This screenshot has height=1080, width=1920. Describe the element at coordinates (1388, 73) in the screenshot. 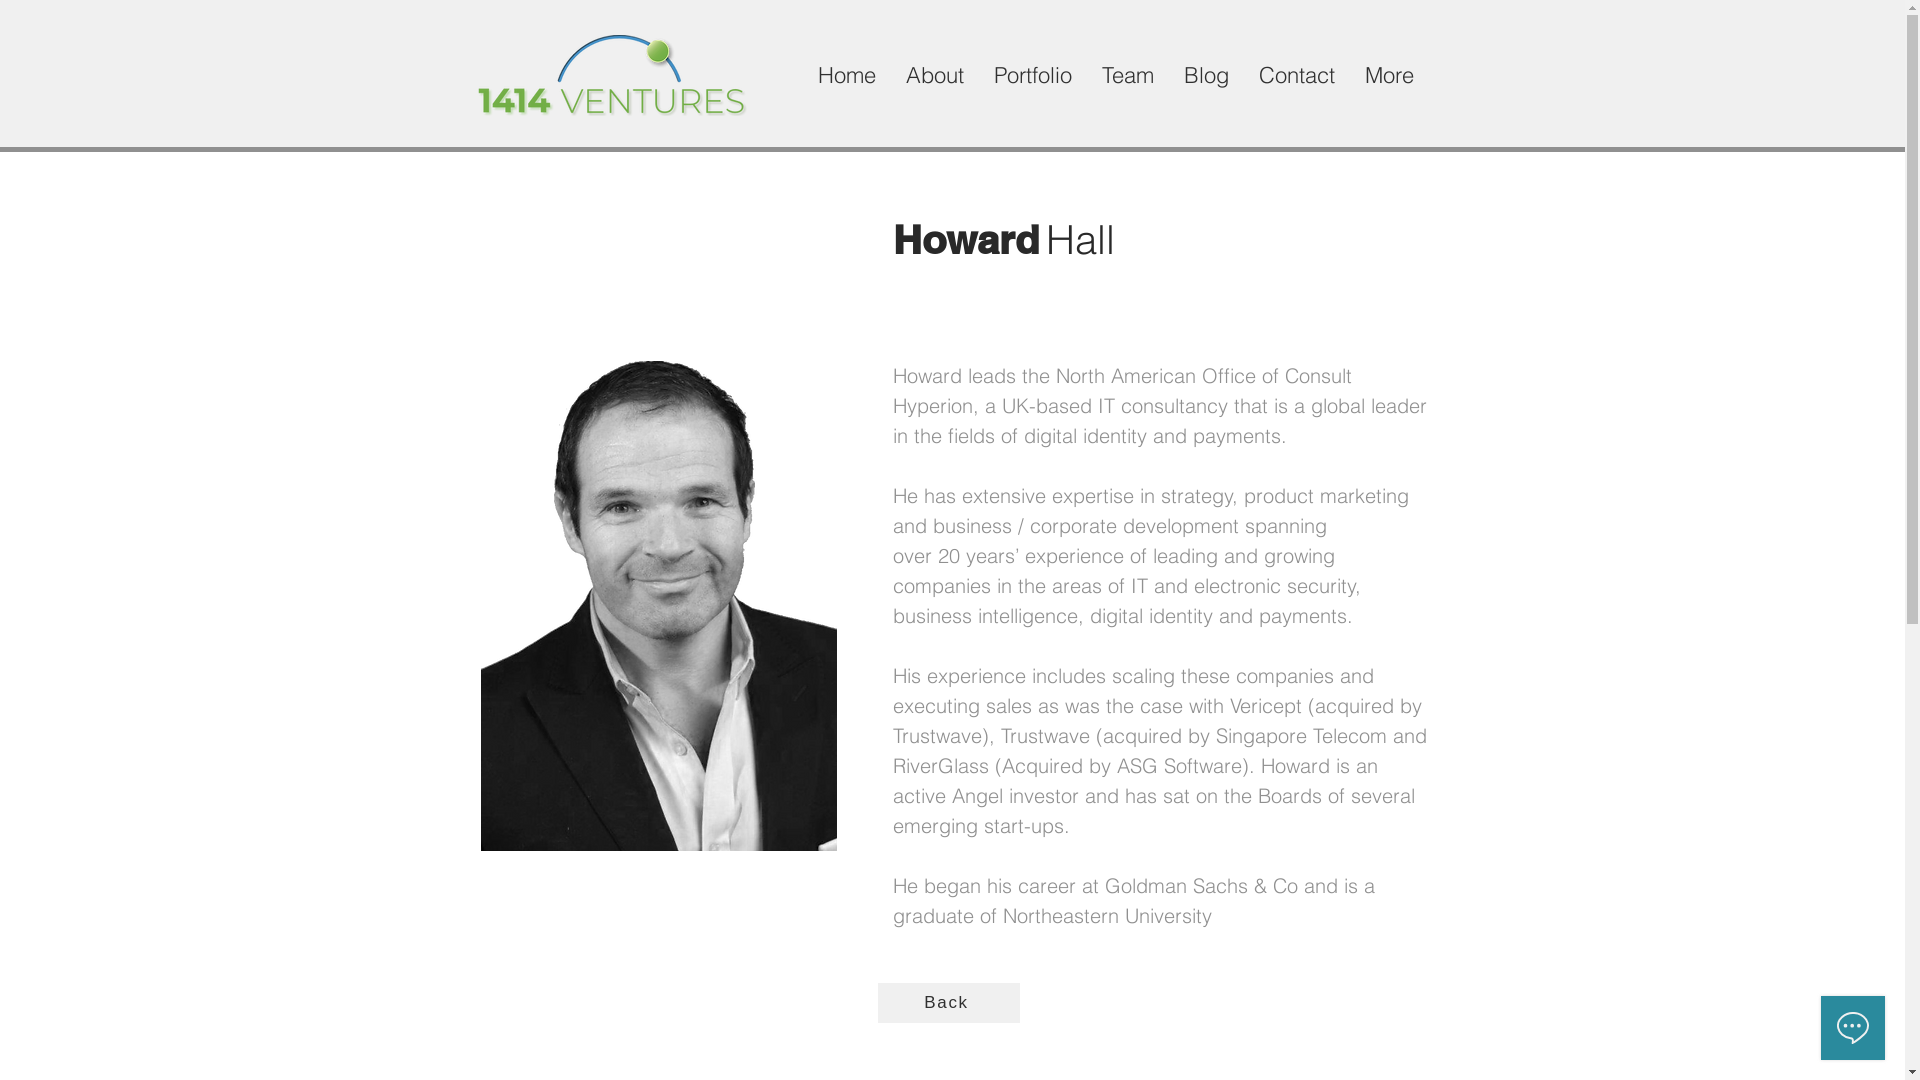

I see `'More'` at that location.